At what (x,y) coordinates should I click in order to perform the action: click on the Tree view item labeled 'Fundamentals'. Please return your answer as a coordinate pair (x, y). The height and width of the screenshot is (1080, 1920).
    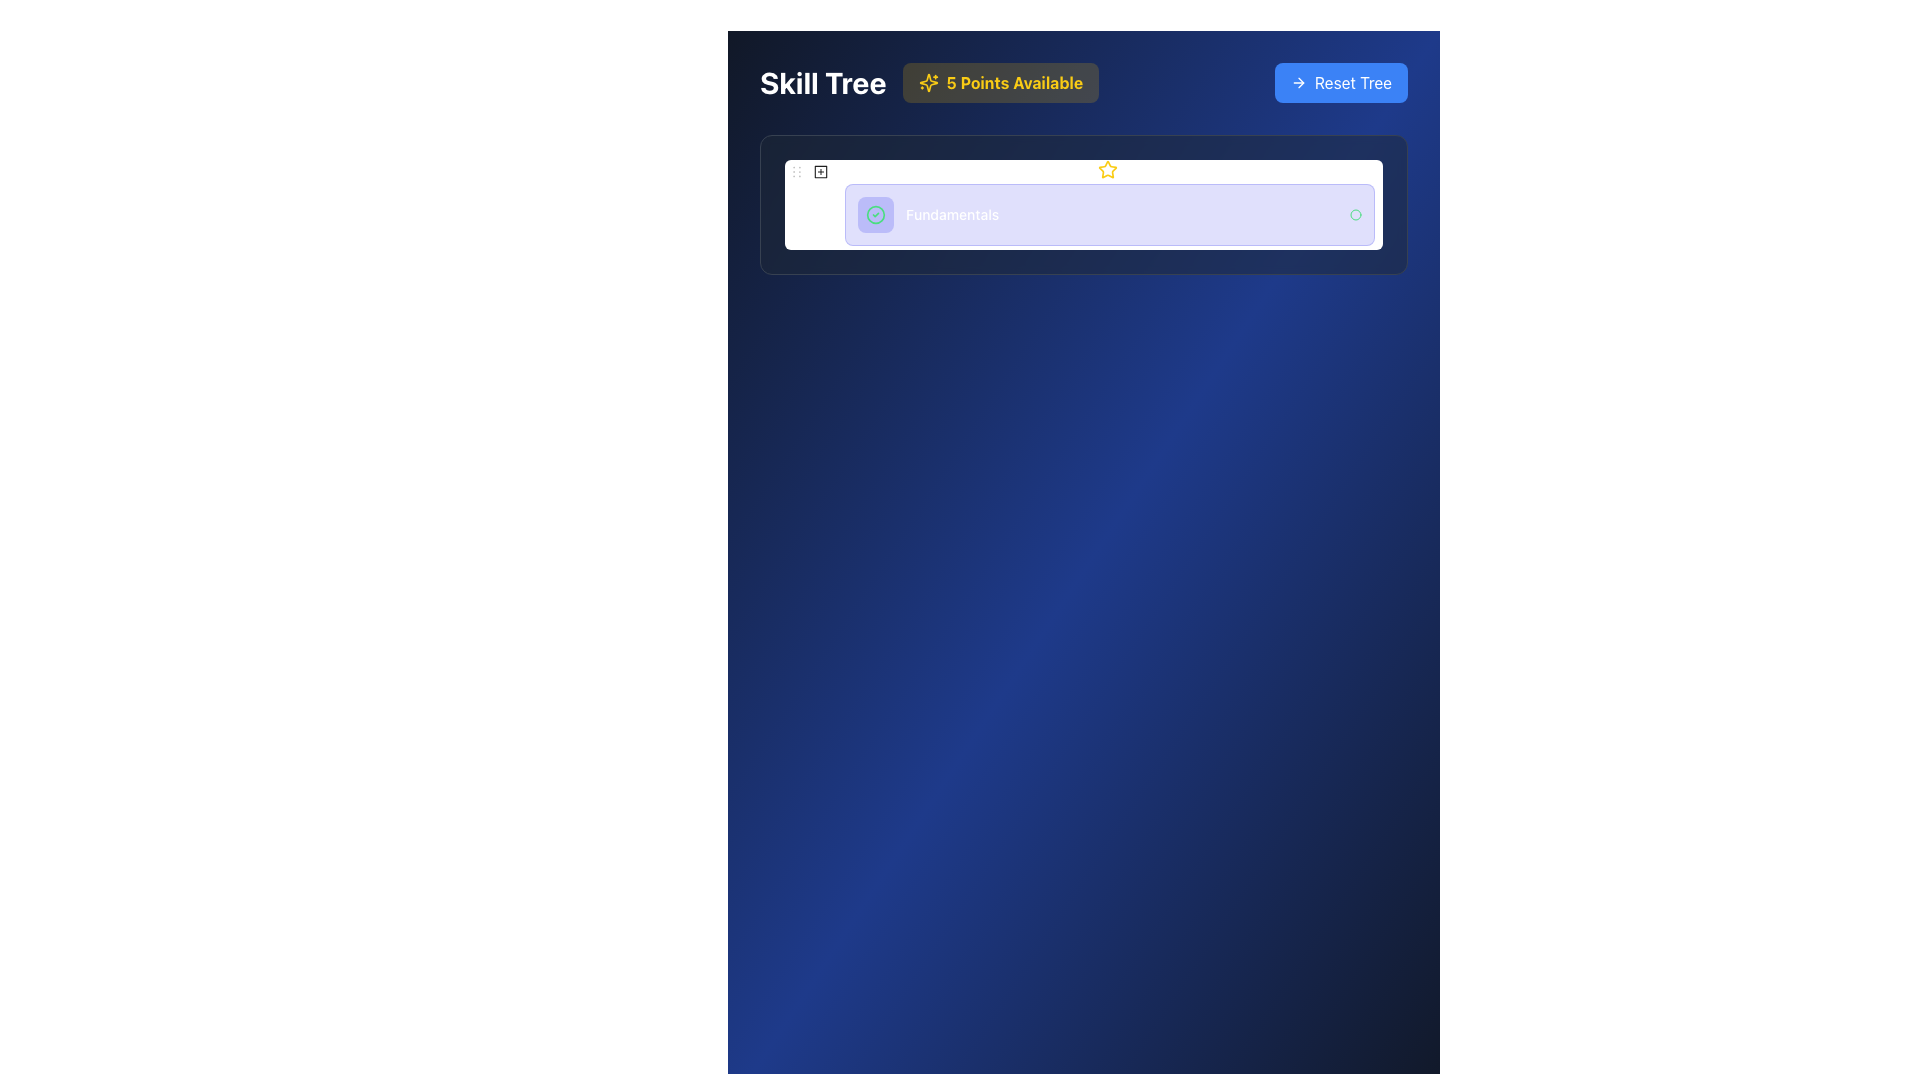
    Looking at the image, I should click on (1083, 203).